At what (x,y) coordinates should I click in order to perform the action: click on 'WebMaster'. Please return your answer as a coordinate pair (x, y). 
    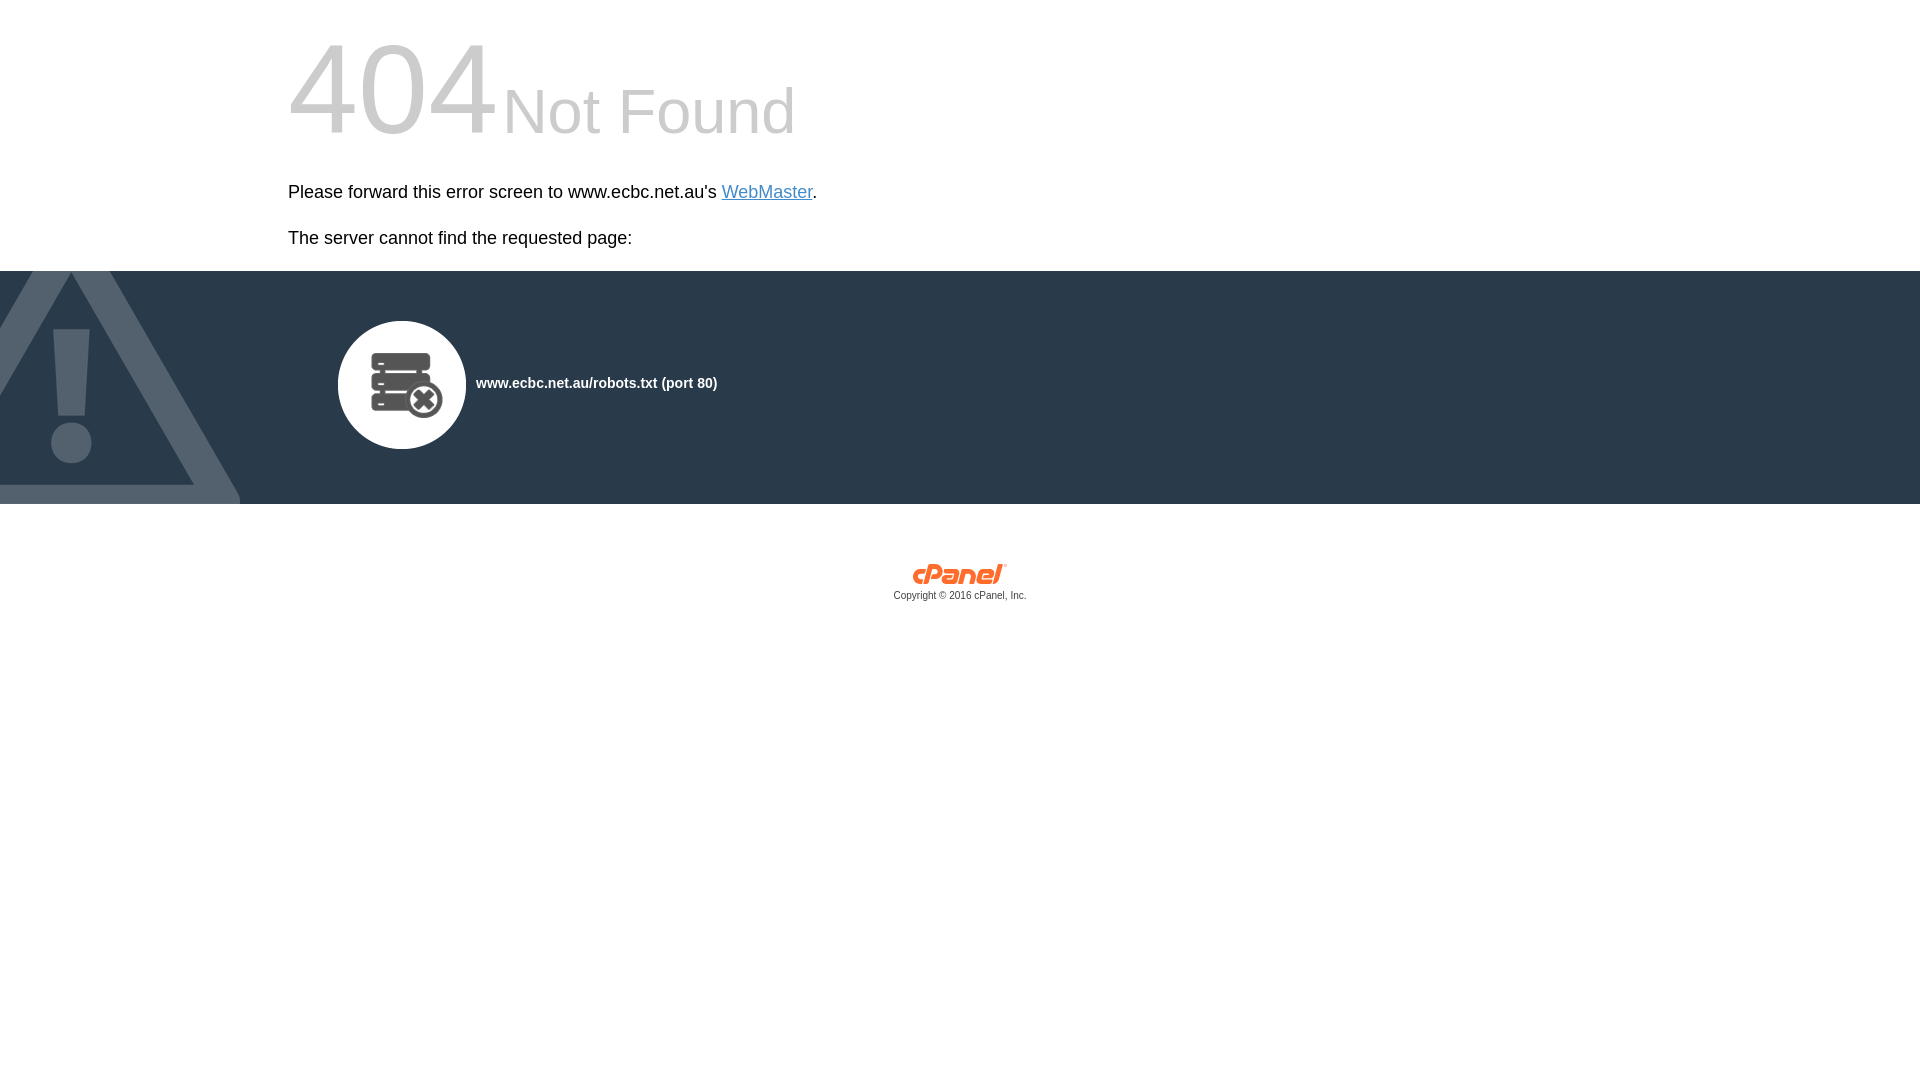
    Looking at the image, I should click on (766, 192).